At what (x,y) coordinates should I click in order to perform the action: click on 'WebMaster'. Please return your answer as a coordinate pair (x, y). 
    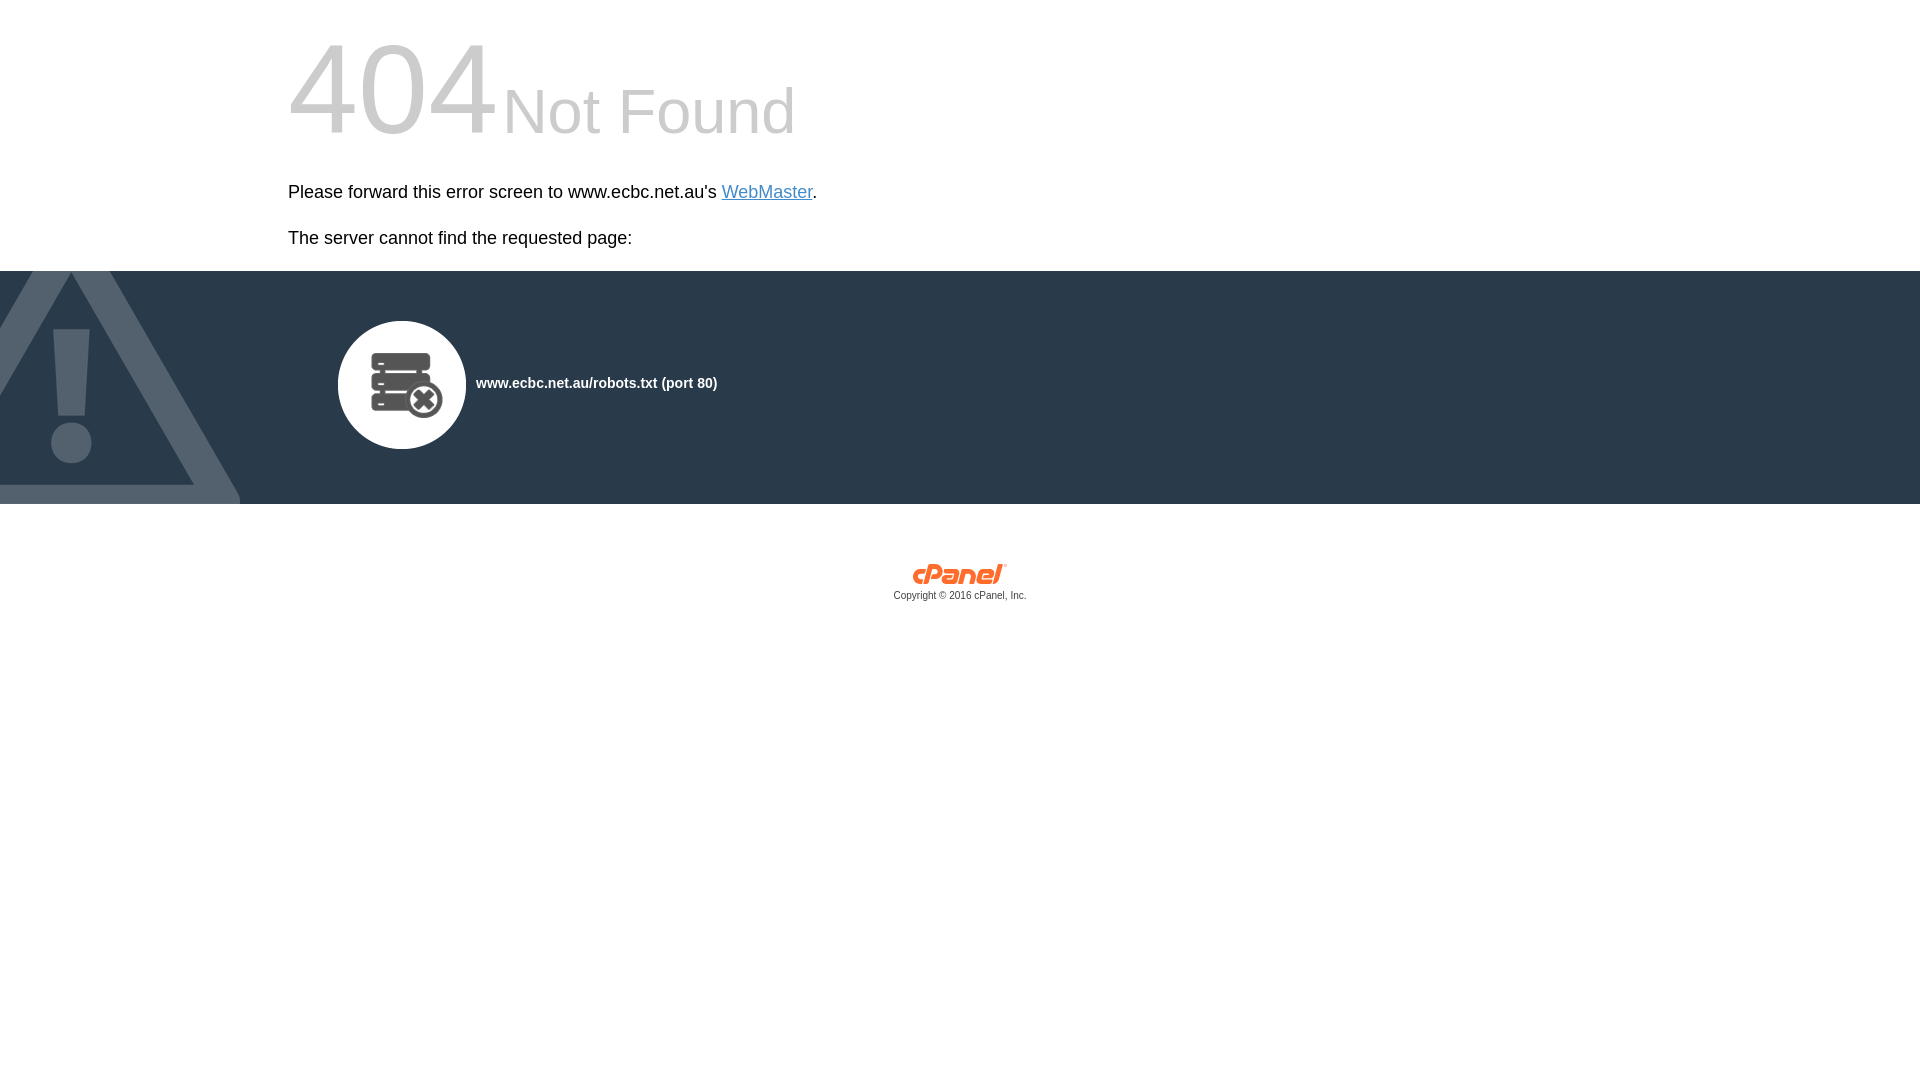
    Looking at the image, I should click on (766, 192).